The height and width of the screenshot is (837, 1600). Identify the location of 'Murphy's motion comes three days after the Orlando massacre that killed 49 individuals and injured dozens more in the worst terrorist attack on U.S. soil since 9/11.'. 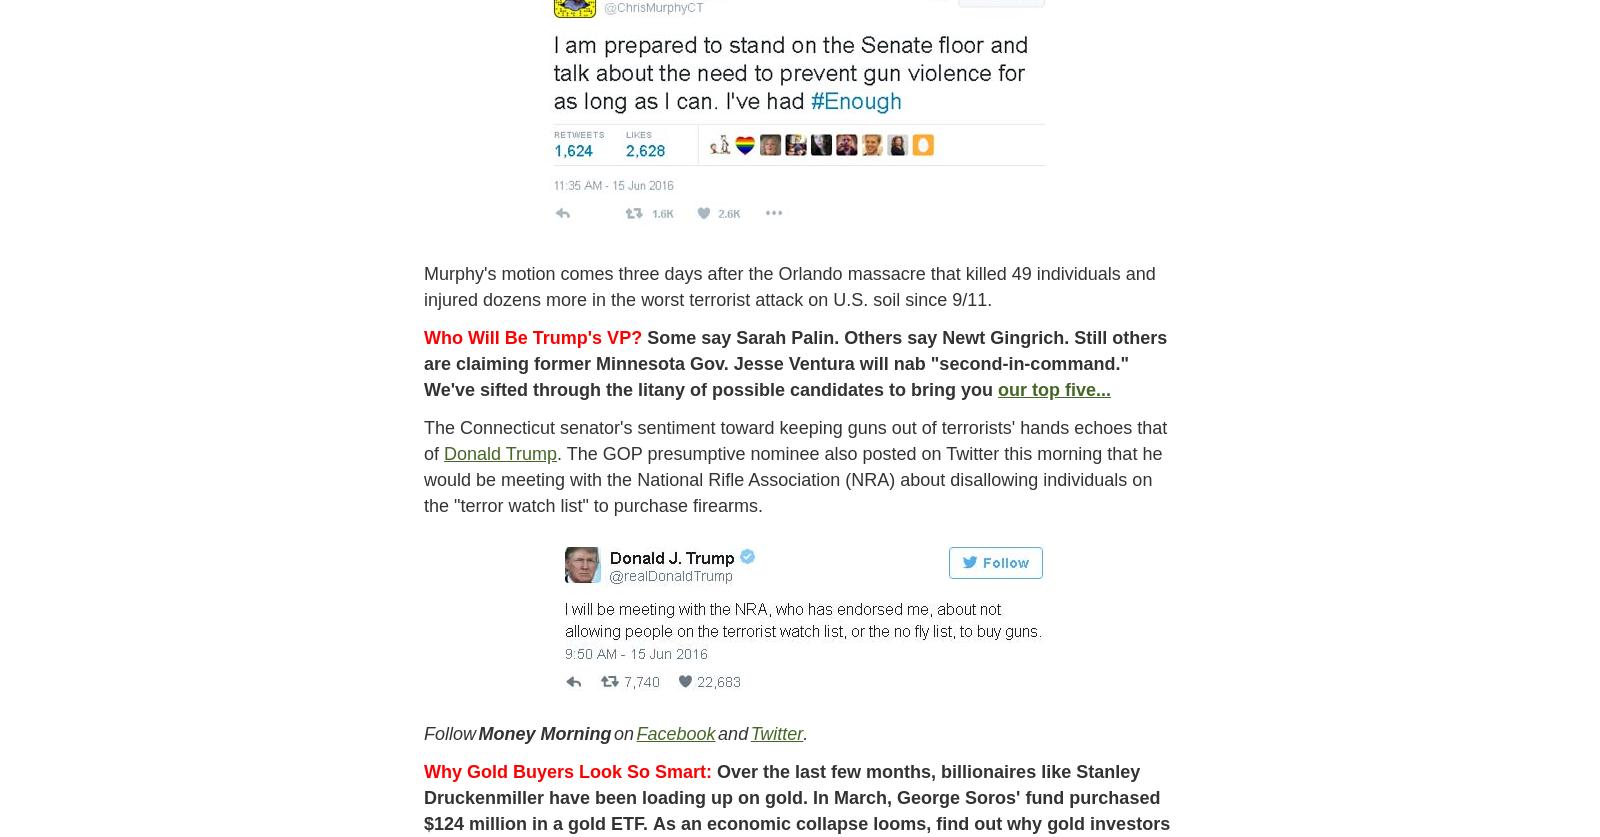
(789, 286).